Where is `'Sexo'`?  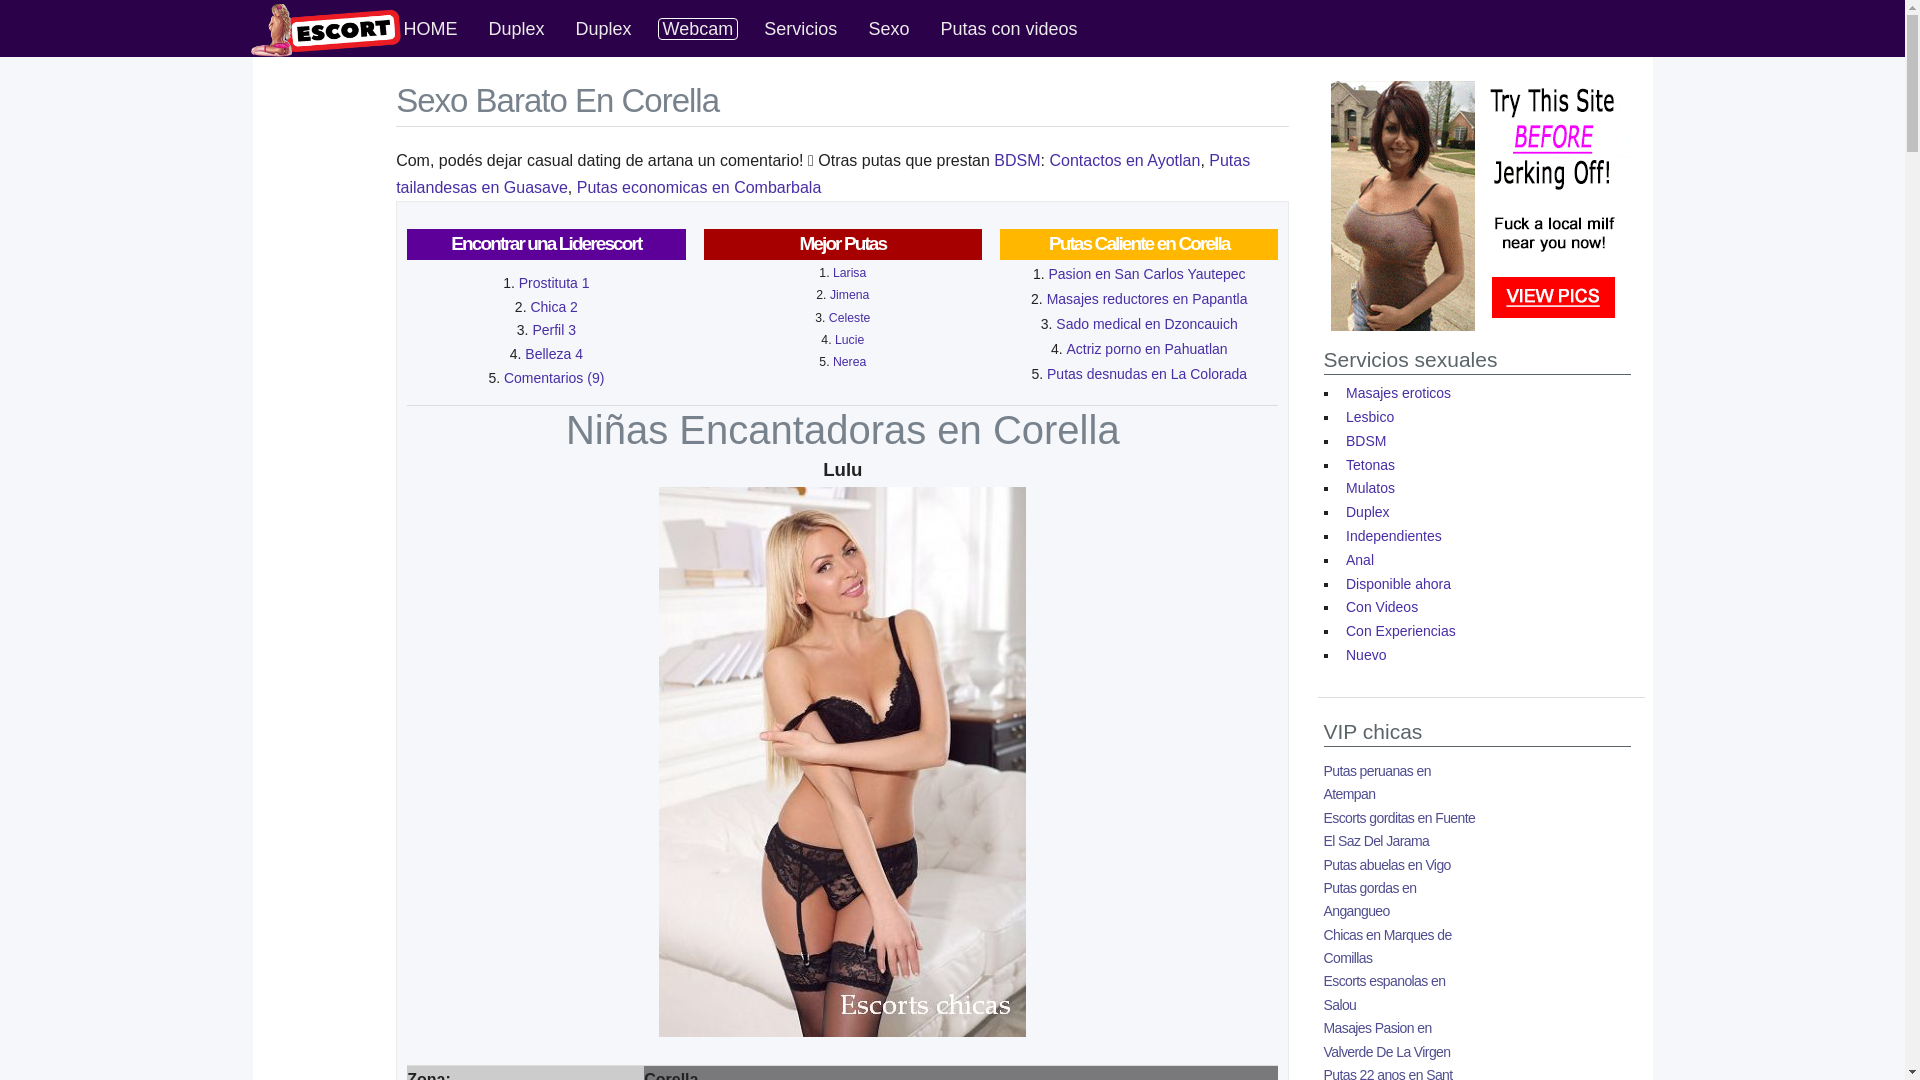
'Sexo' is located at coordinates (887, 29).